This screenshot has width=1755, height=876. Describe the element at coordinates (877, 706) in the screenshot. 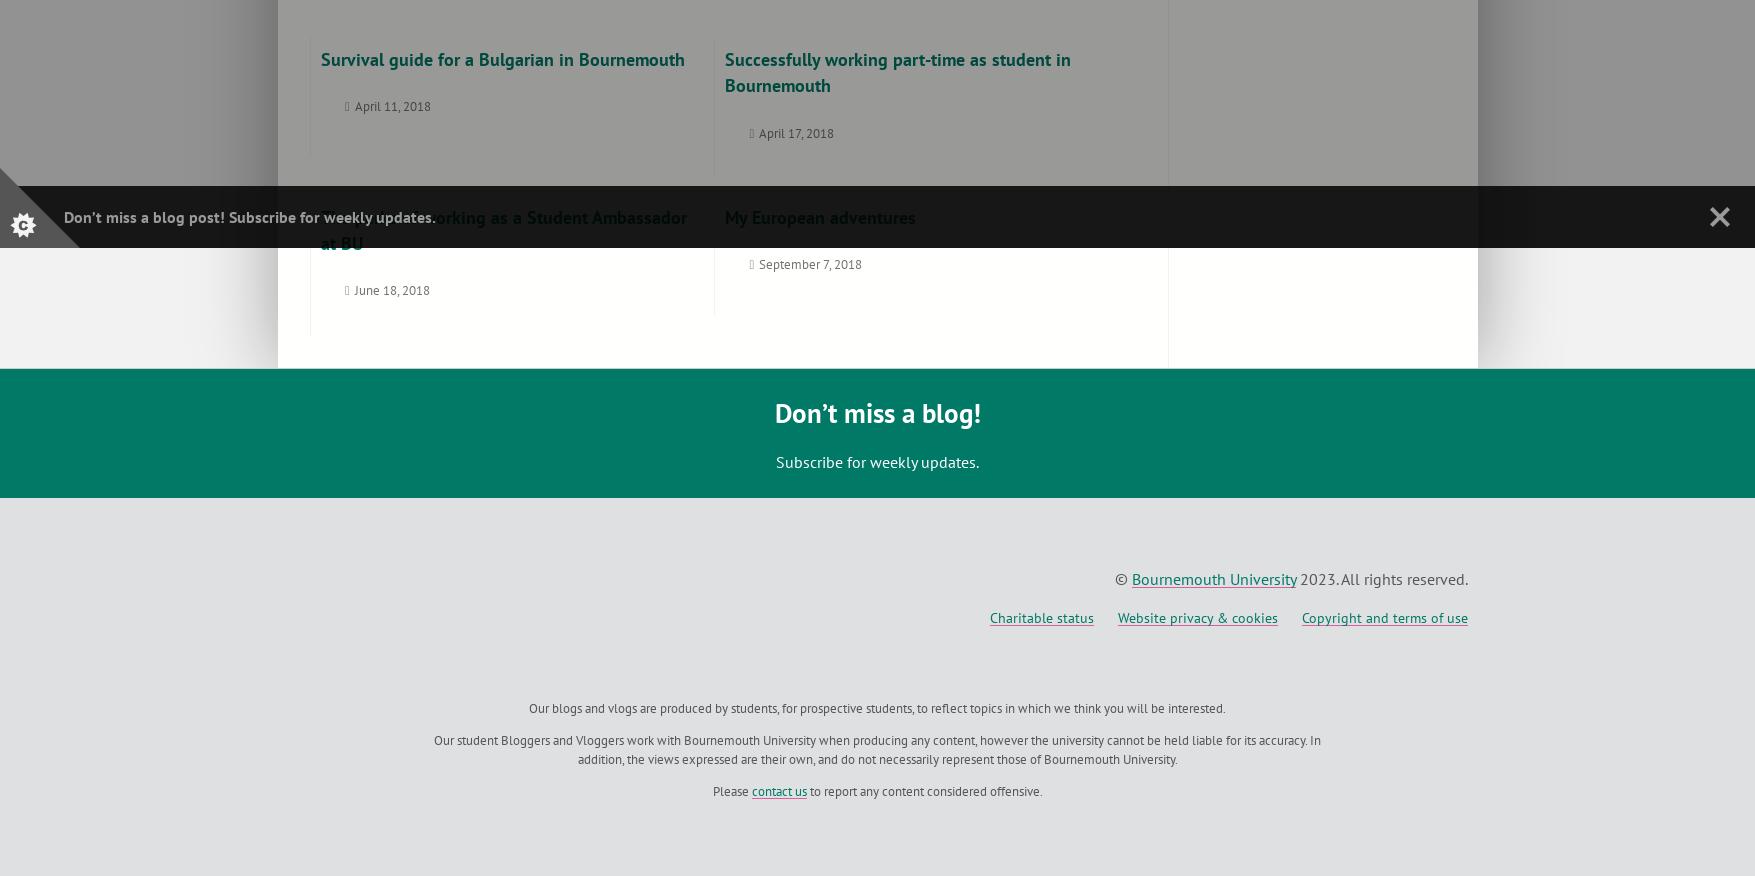

I see `'Our blogs and vlogs are produced by students, for prospective students, to reflect topics in which we think you will be interested.'` at that location.